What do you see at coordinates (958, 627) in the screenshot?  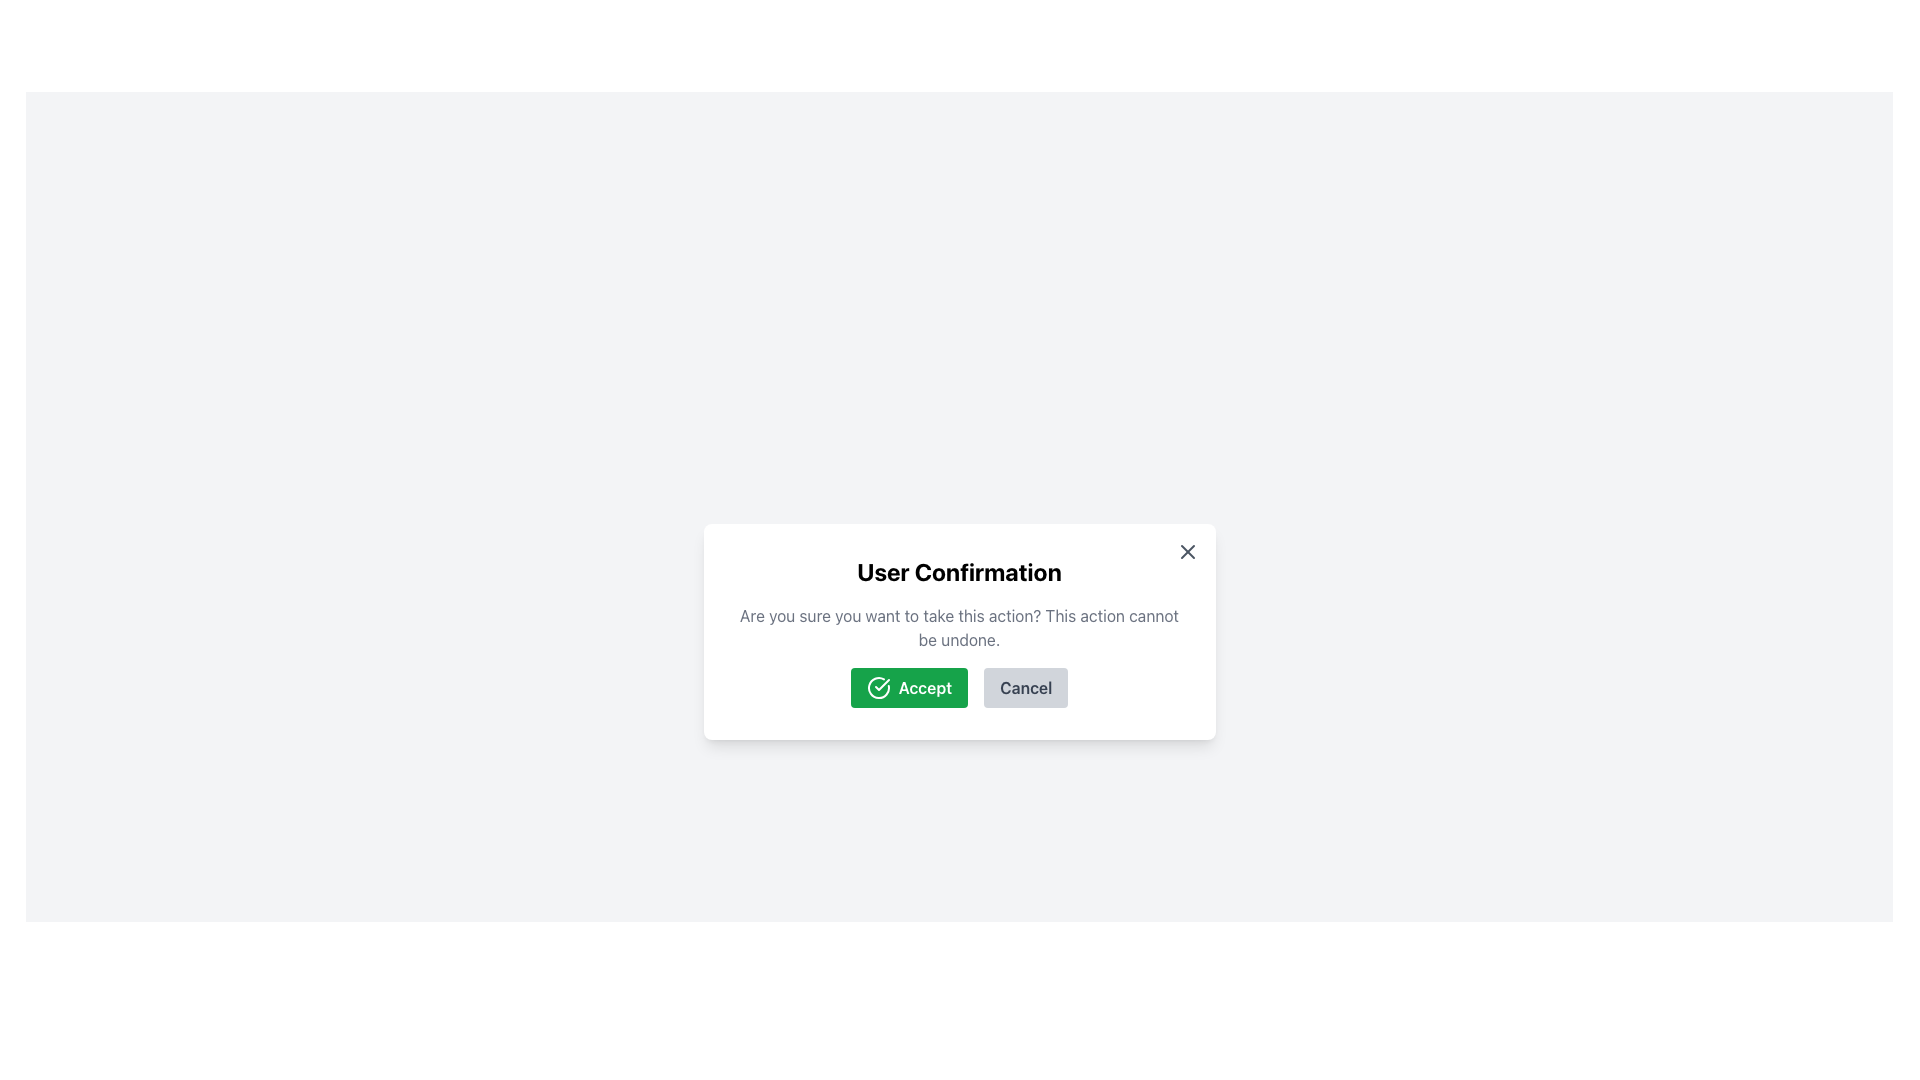 I see `warning message displayed in the text block within the modal dialog box below the title 'User Confirmation'` at bounding box center [958, 627].